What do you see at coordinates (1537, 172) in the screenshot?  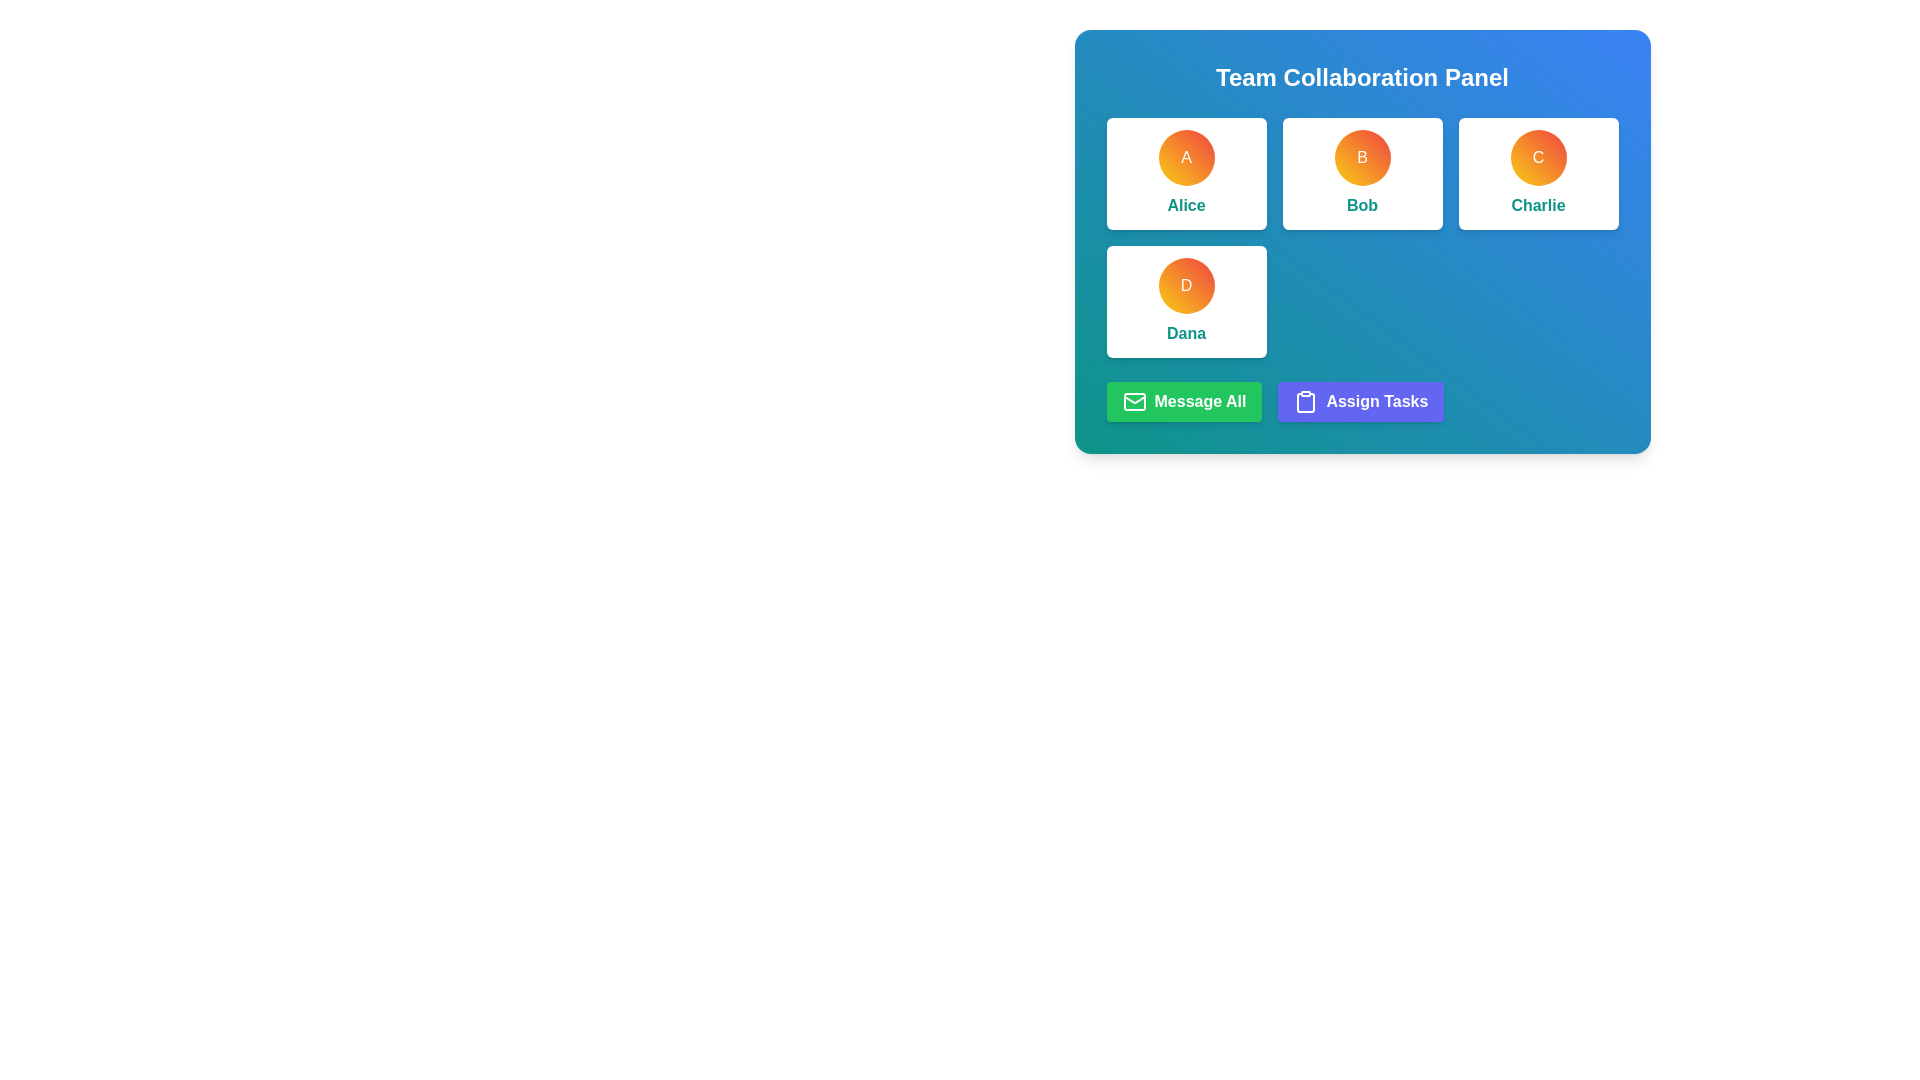 I see `the profile card for 'Charlie', which is the third card in a 2x2 grid` at bounding box center [1537, 172].